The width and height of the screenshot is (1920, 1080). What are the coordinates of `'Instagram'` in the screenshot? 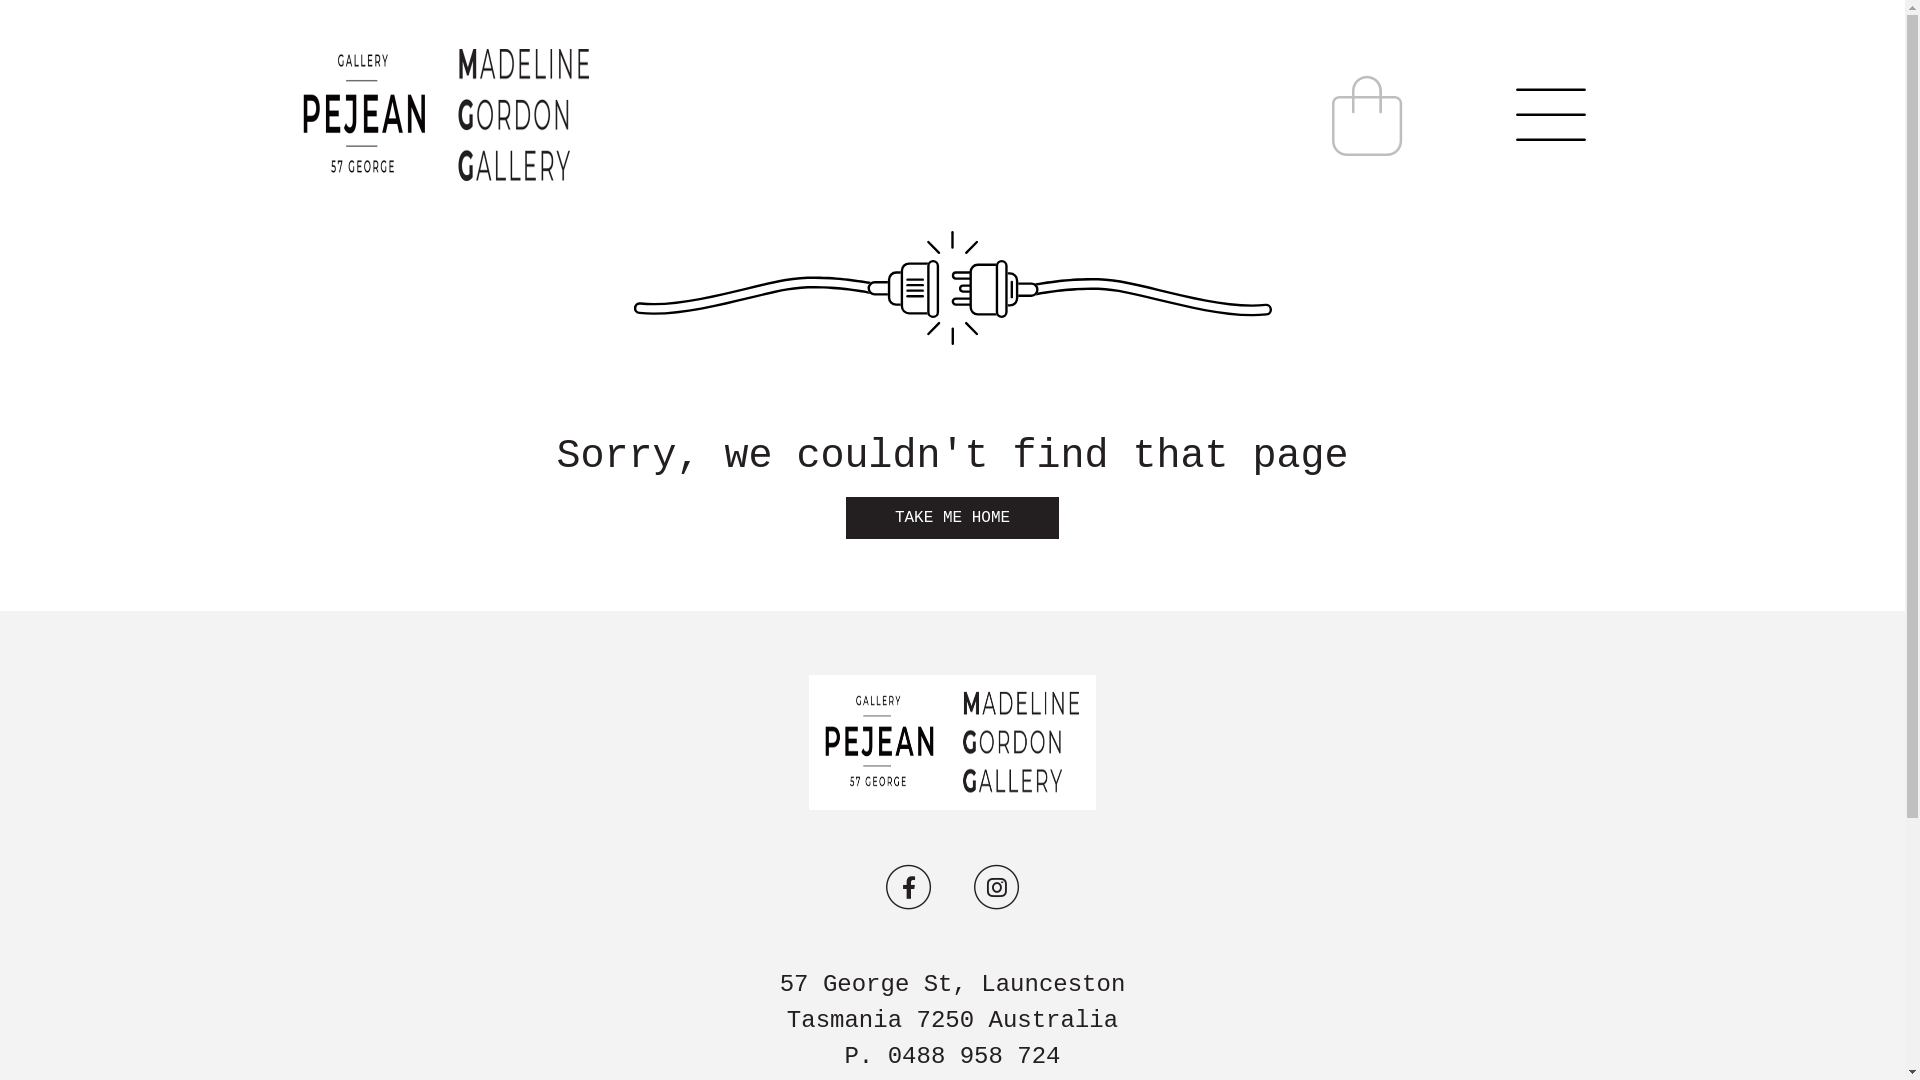 It's located at (996, 887).